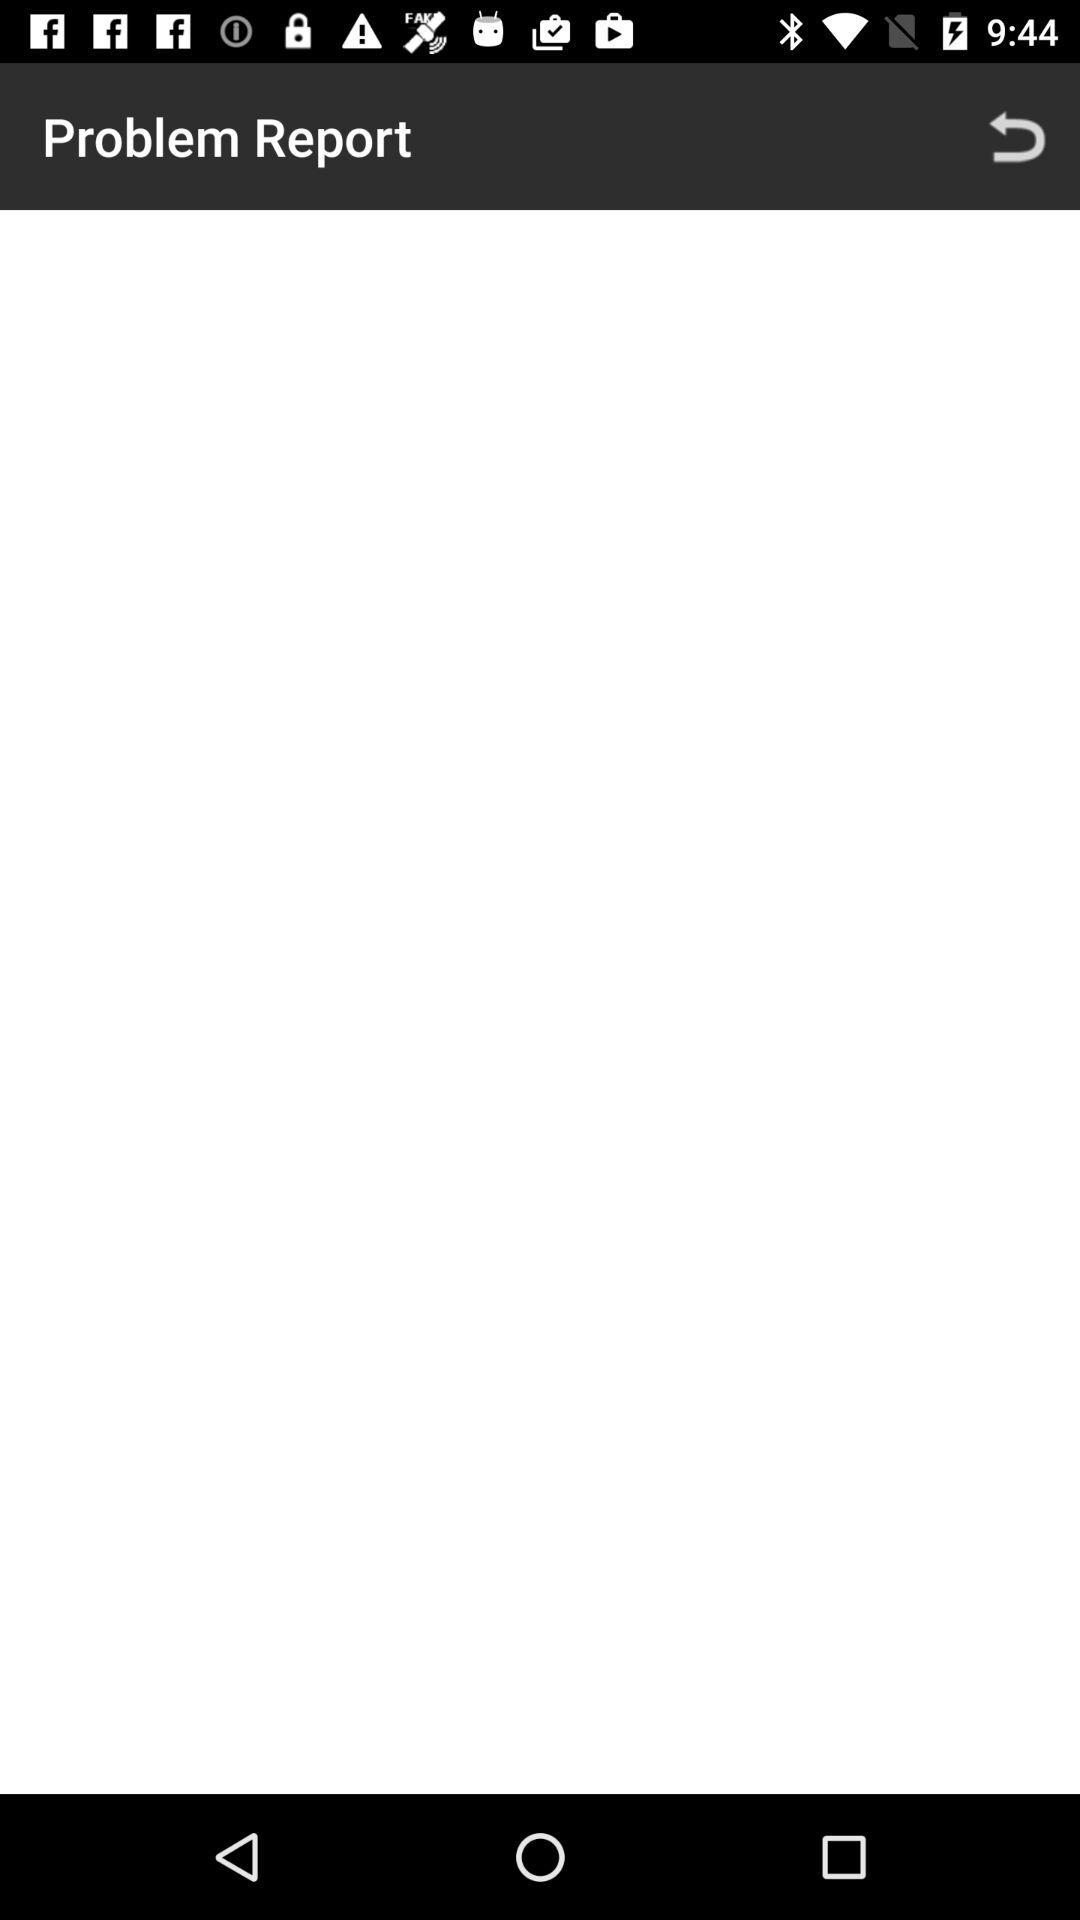 This screenshot has width=1080, height=1920. What do you see at coordinates (1017, 135) in the screenshot?
I see `icon next to problem report app` at bounding box center [1017, 135].